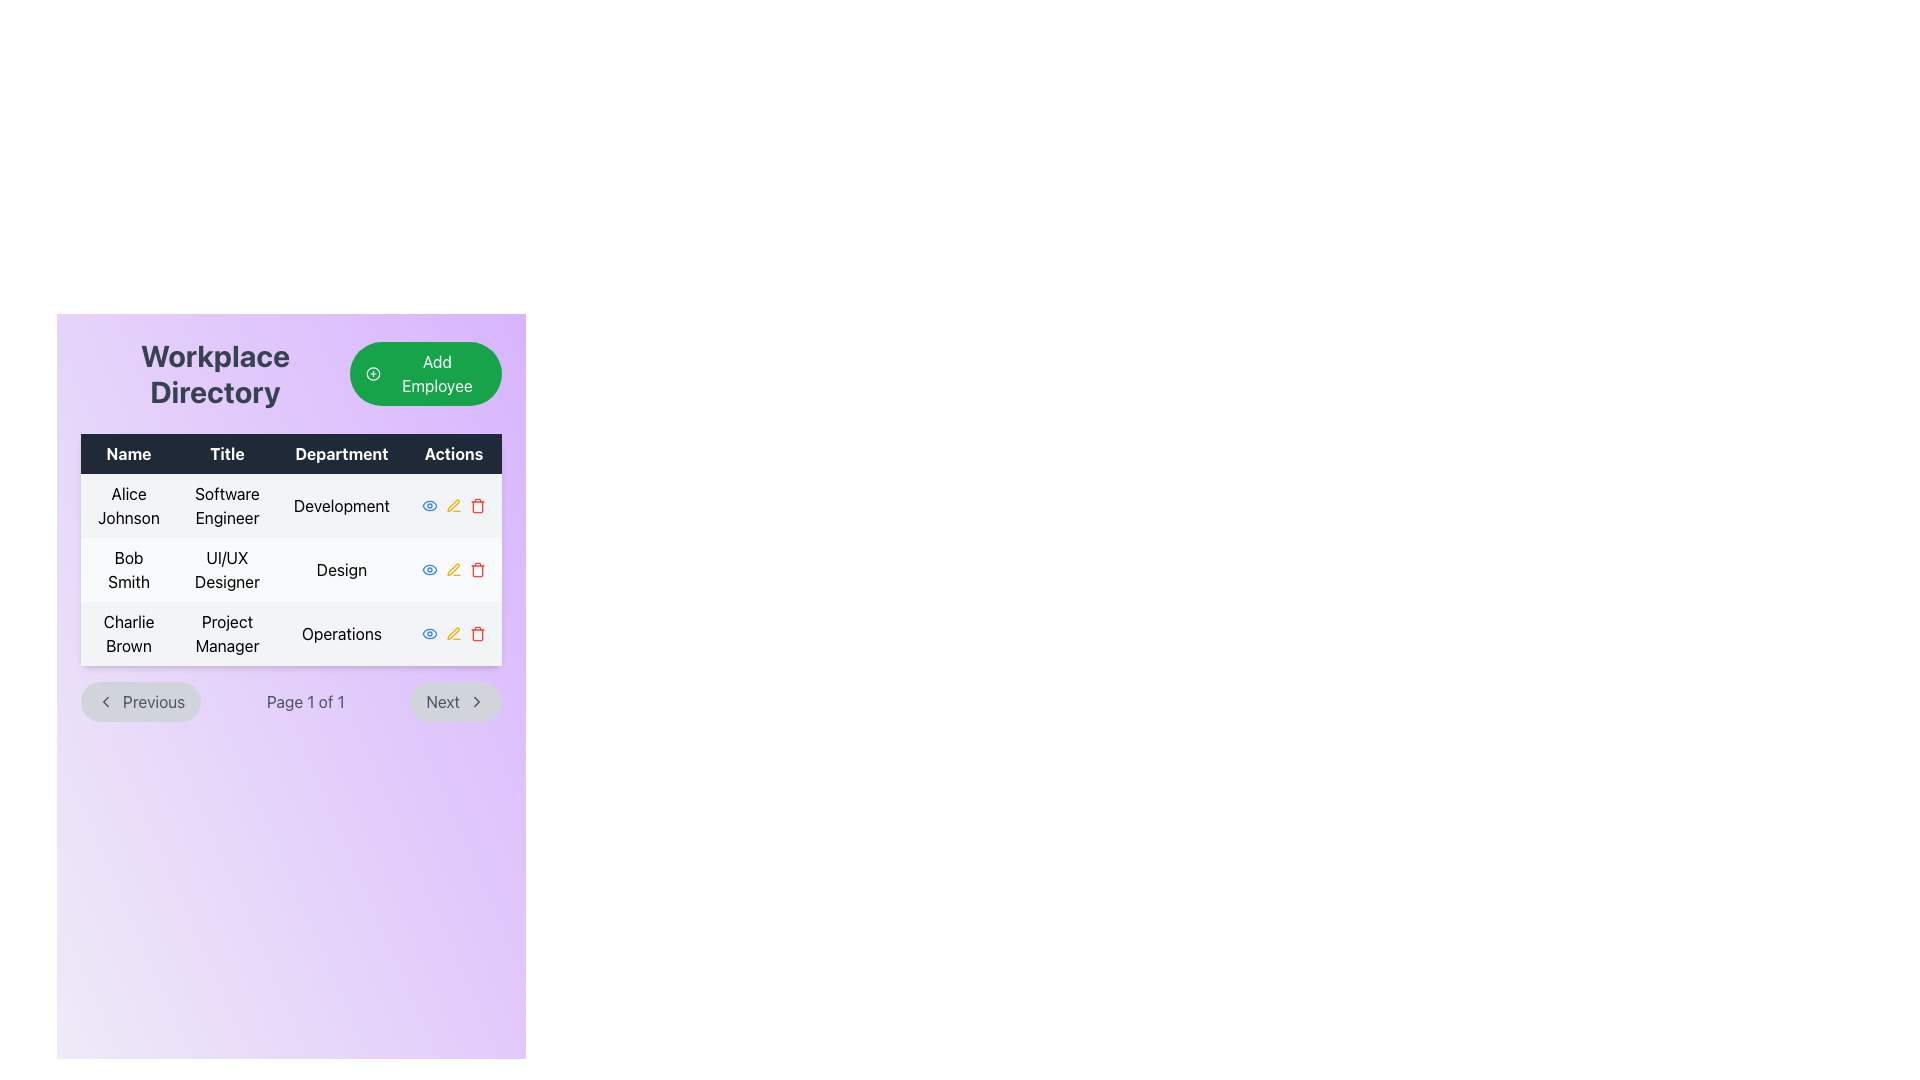  I want to click on the delete icon in the action toolset for the entry of 'Bob Smith' located in the rightmost column of the second row of the table, so click(453, 570).